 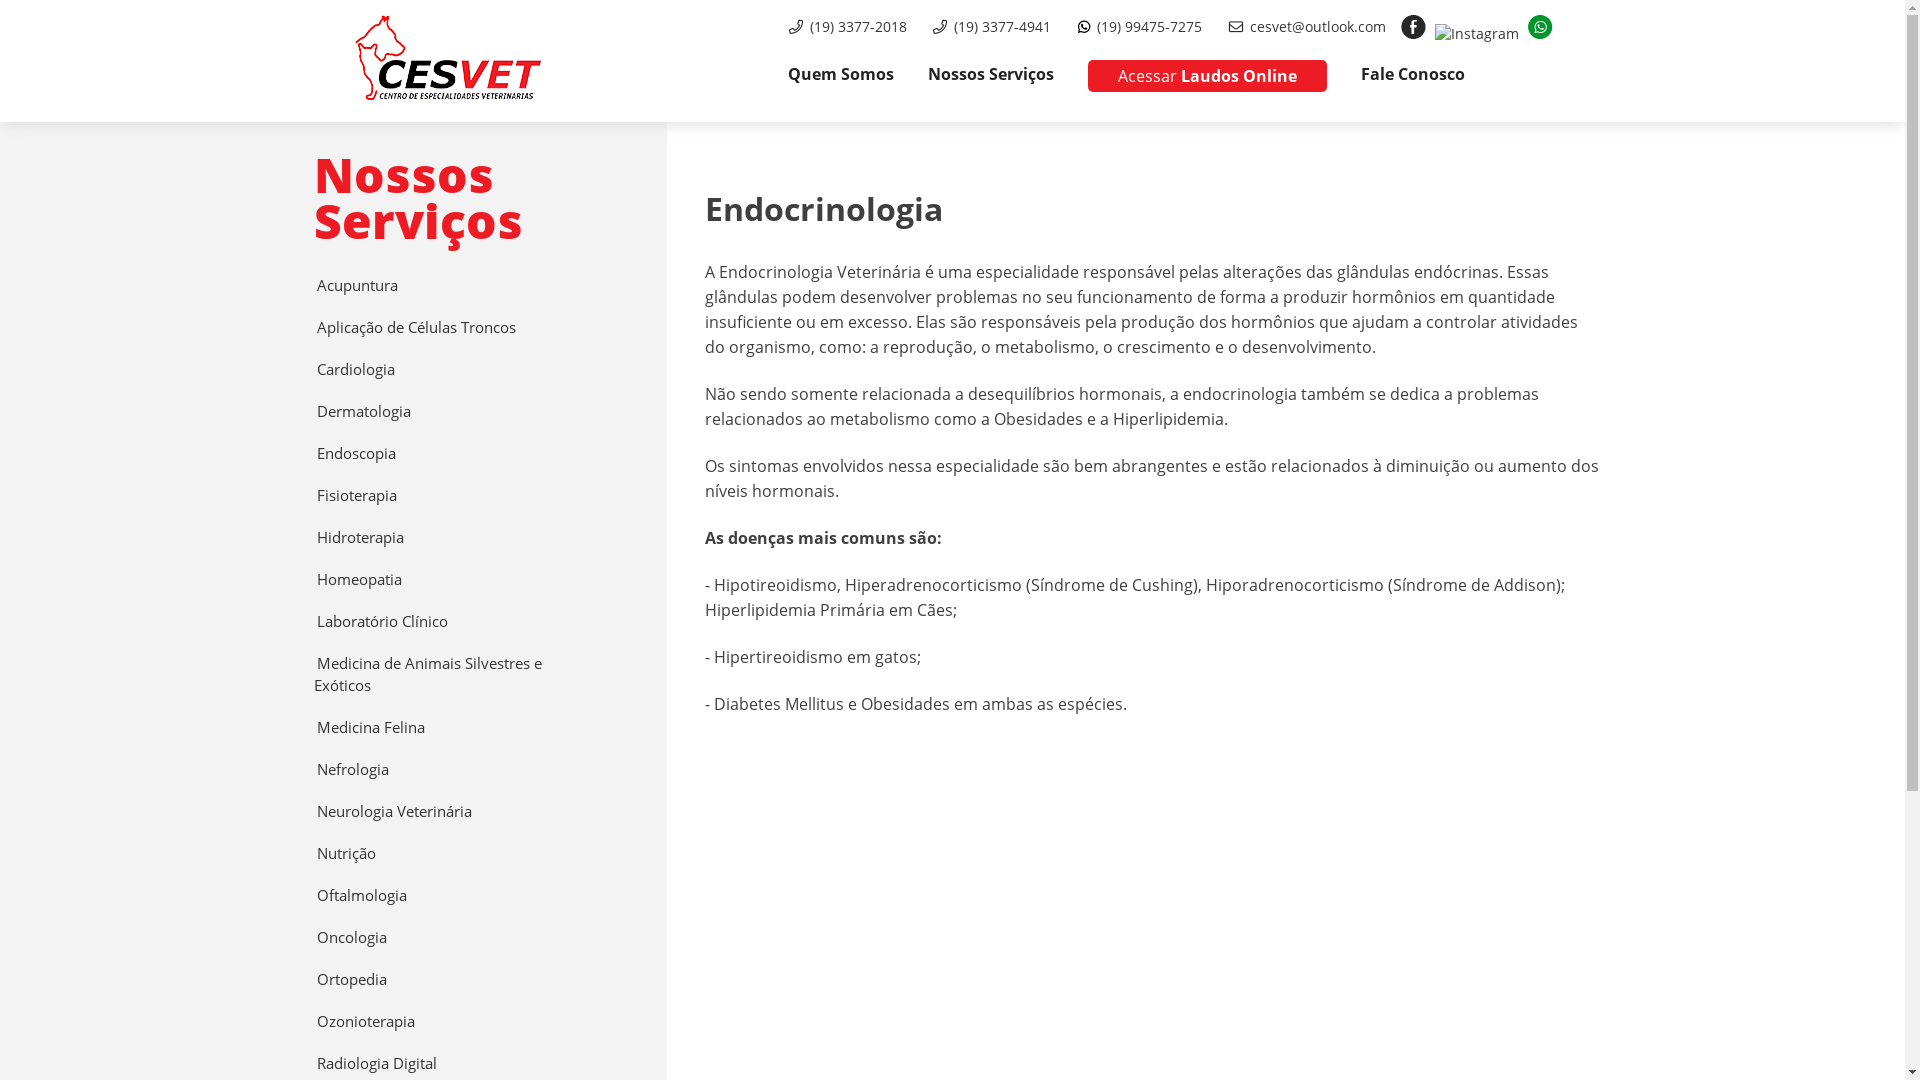 What do you see at coordinates (374, 727) in the screenshot?
I see `'Medicina Felina'` at bounding box center [374, 727].